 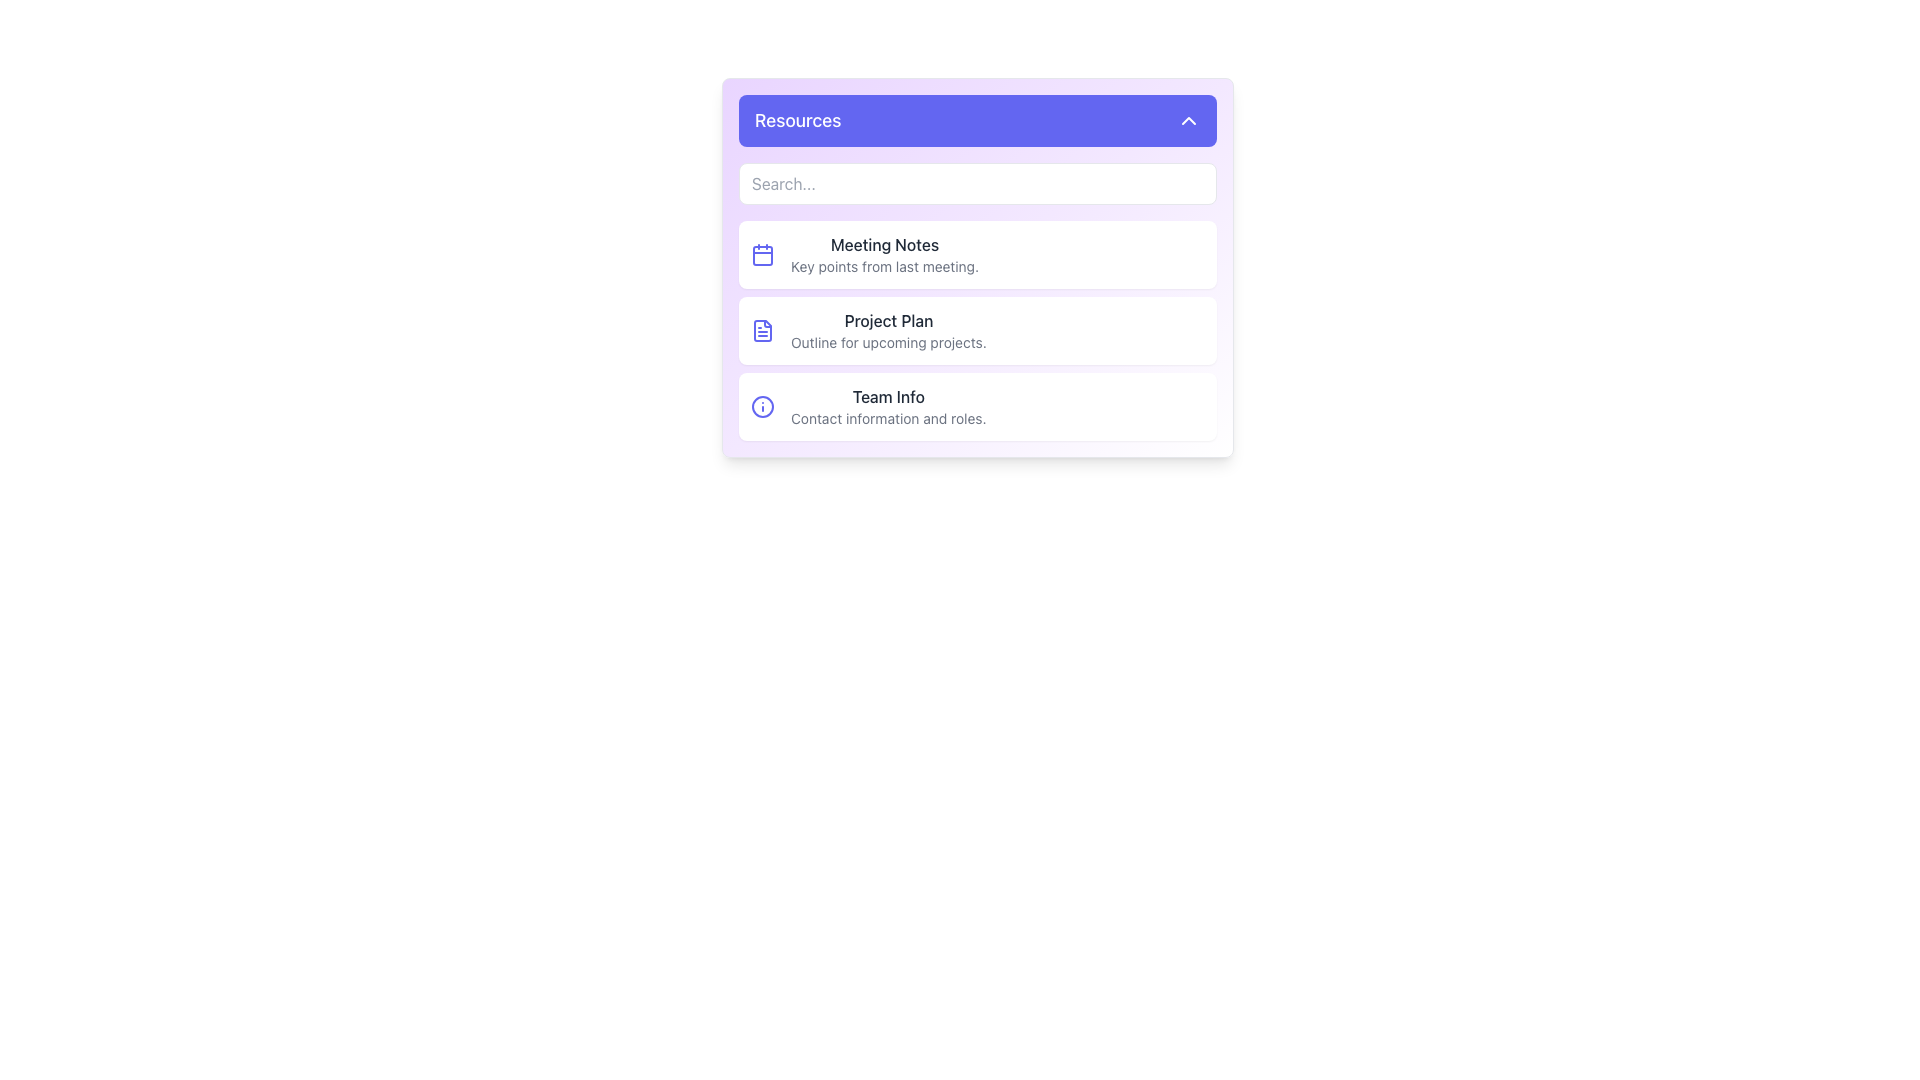 I want to click on the inner rounded rectangle of the calendar icon aligned to the left of the 'Meeting Notes' label under the 'Resources' section, so click(x=762, y=254).